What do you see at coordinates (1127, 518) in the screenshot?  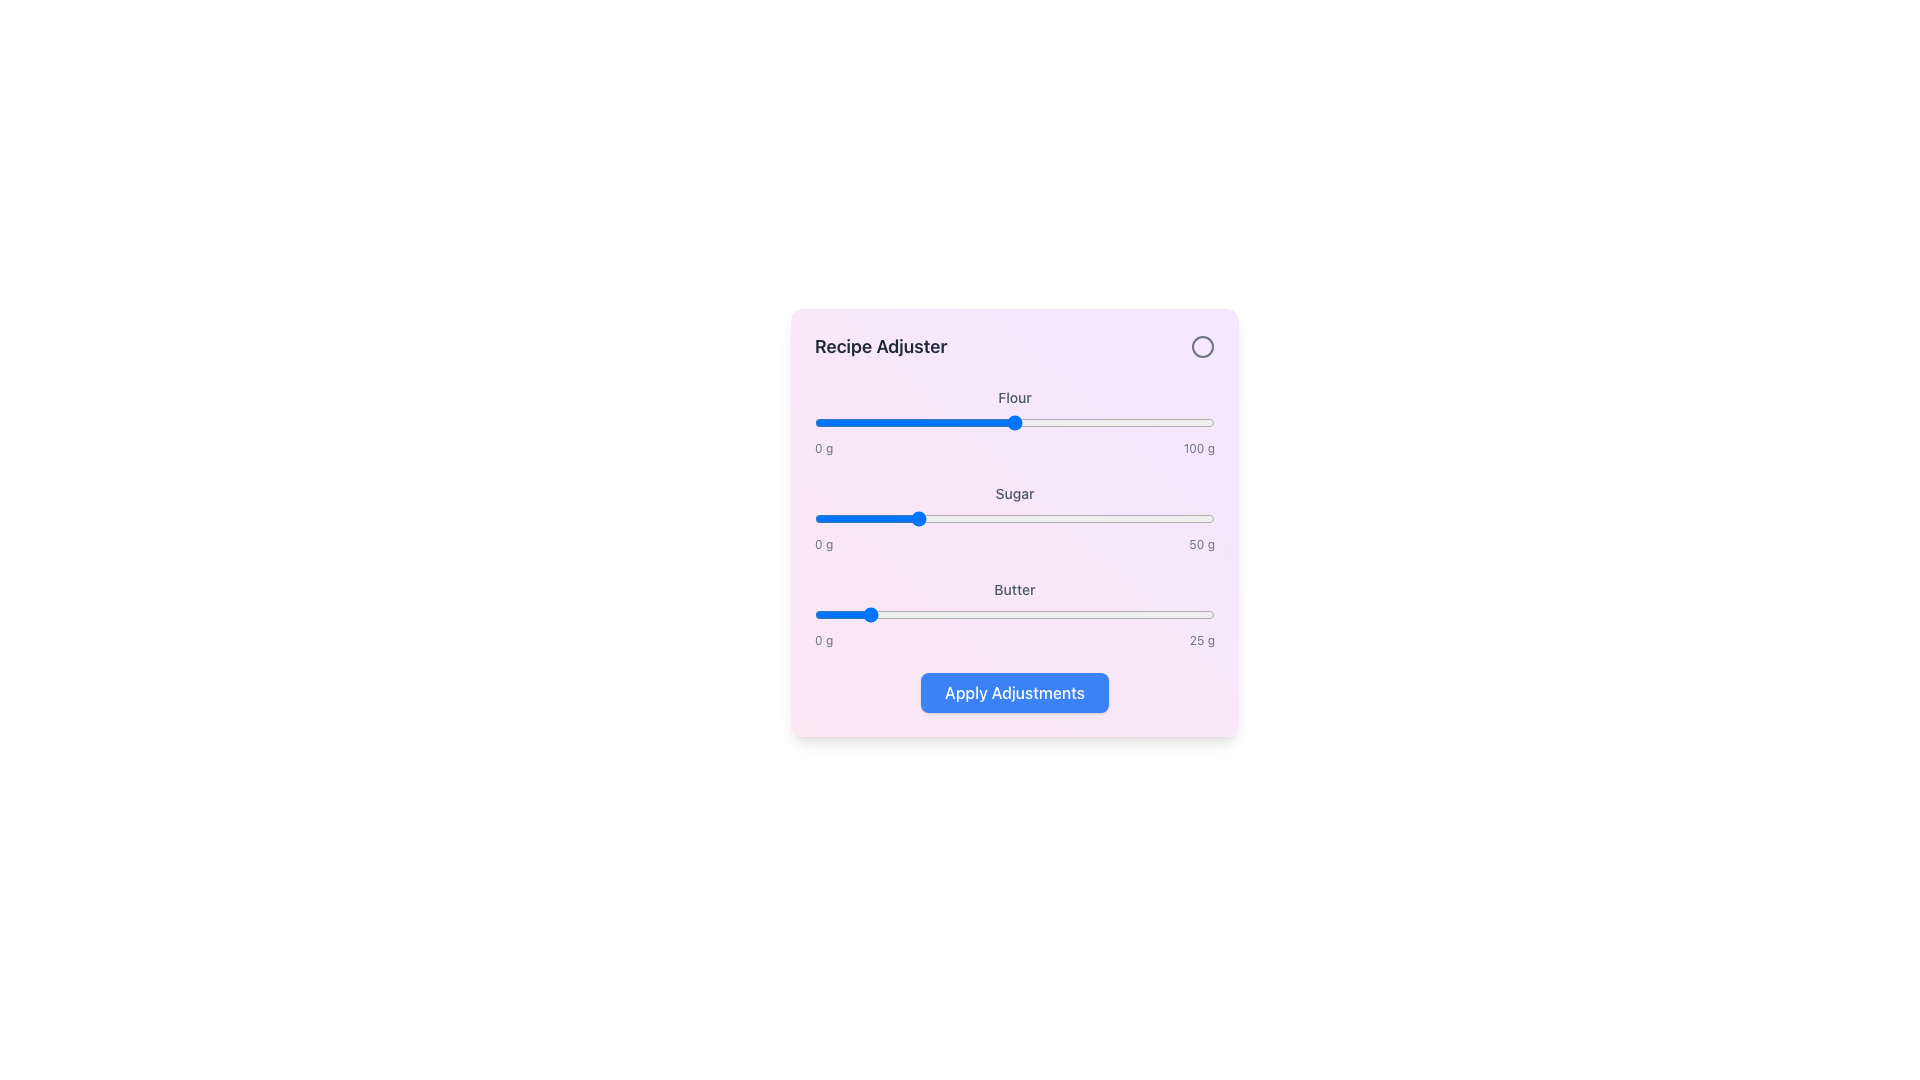 I see `sugar level` at bounding box center [1127, 518].